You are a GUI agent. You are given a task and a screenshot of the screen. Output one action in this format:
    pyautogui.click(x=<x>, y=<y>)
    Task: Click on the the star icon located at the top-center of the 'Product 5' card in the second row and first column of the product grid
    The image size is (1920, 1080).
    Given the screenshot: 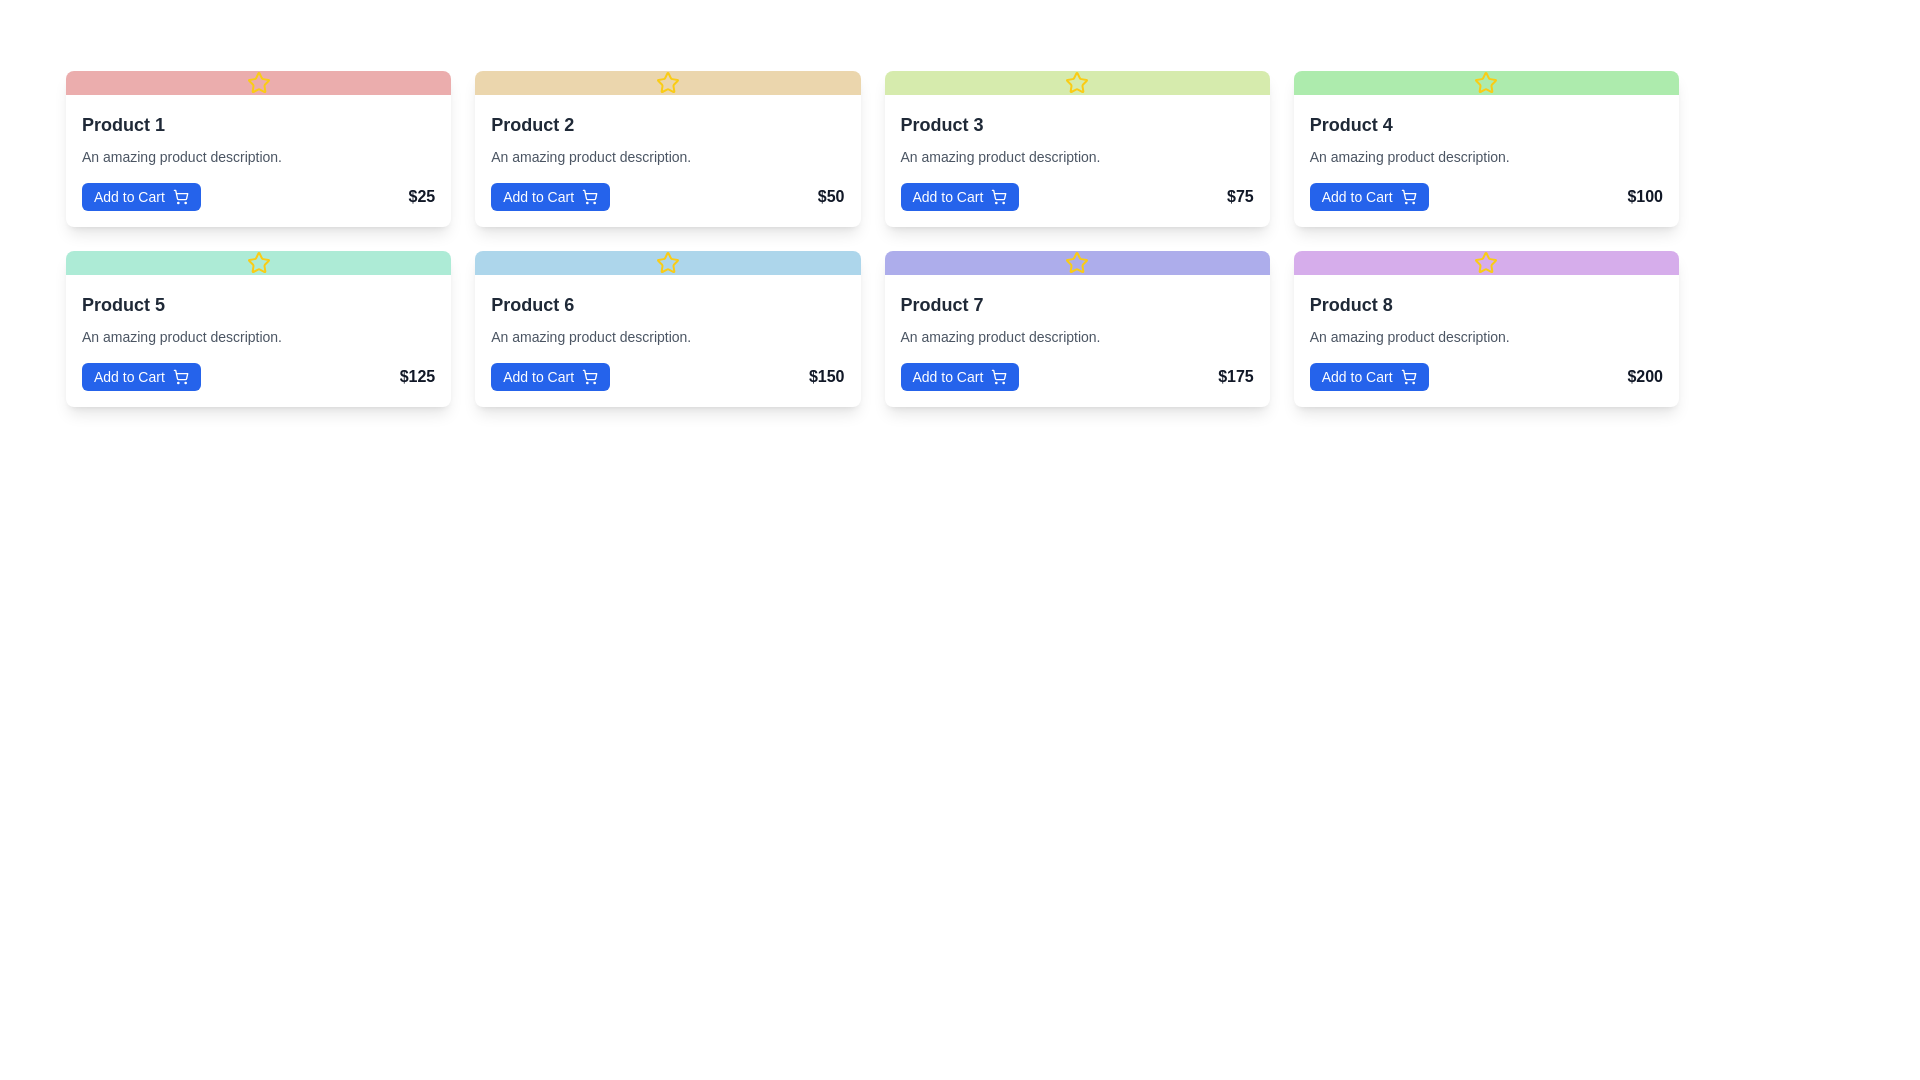 What is the action you would take?
    pyautogui.click(x=257, y=261)
    